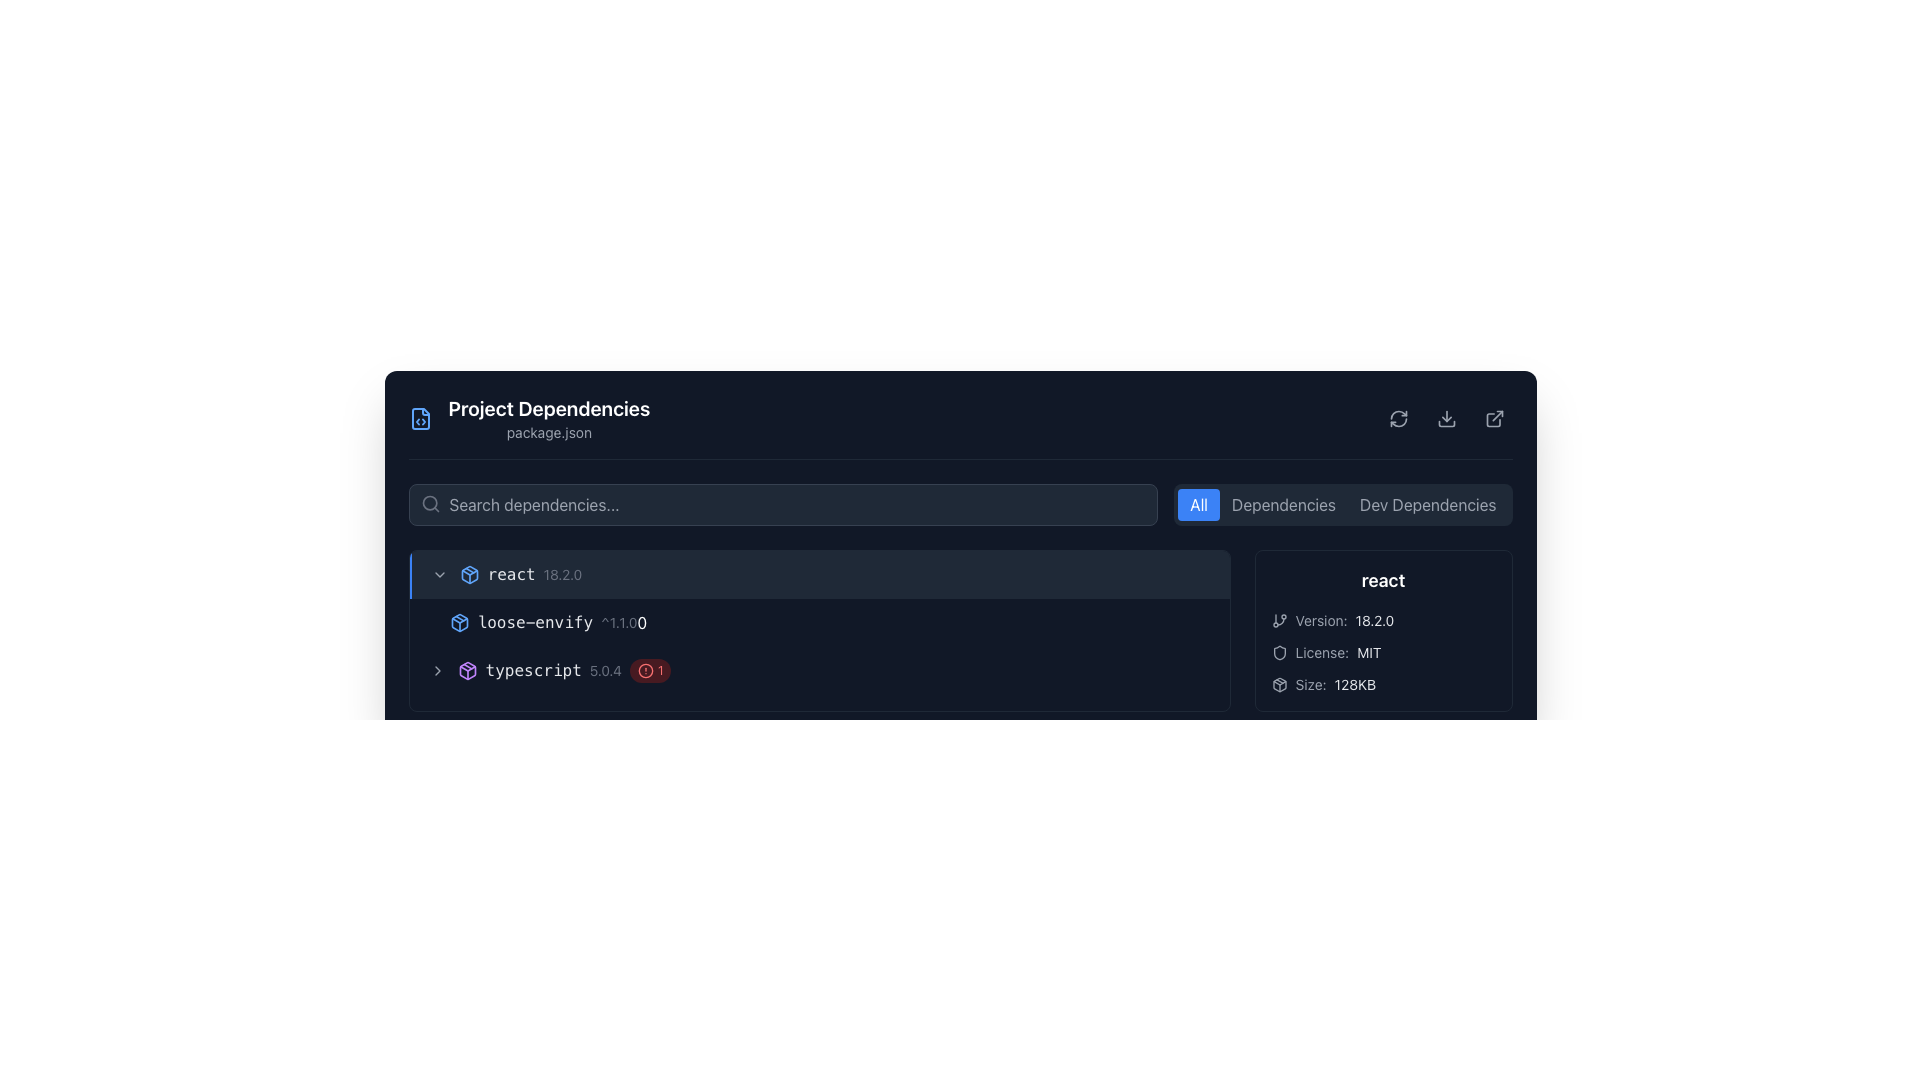  What do you see at coordinates (604, 671) in the screenshot?
I see `the text label displaying '5.0.4' that is styled in gray and positioned near the 'typescript' label in the 'Project Dependencies' section` at bounding box center [604, 671].